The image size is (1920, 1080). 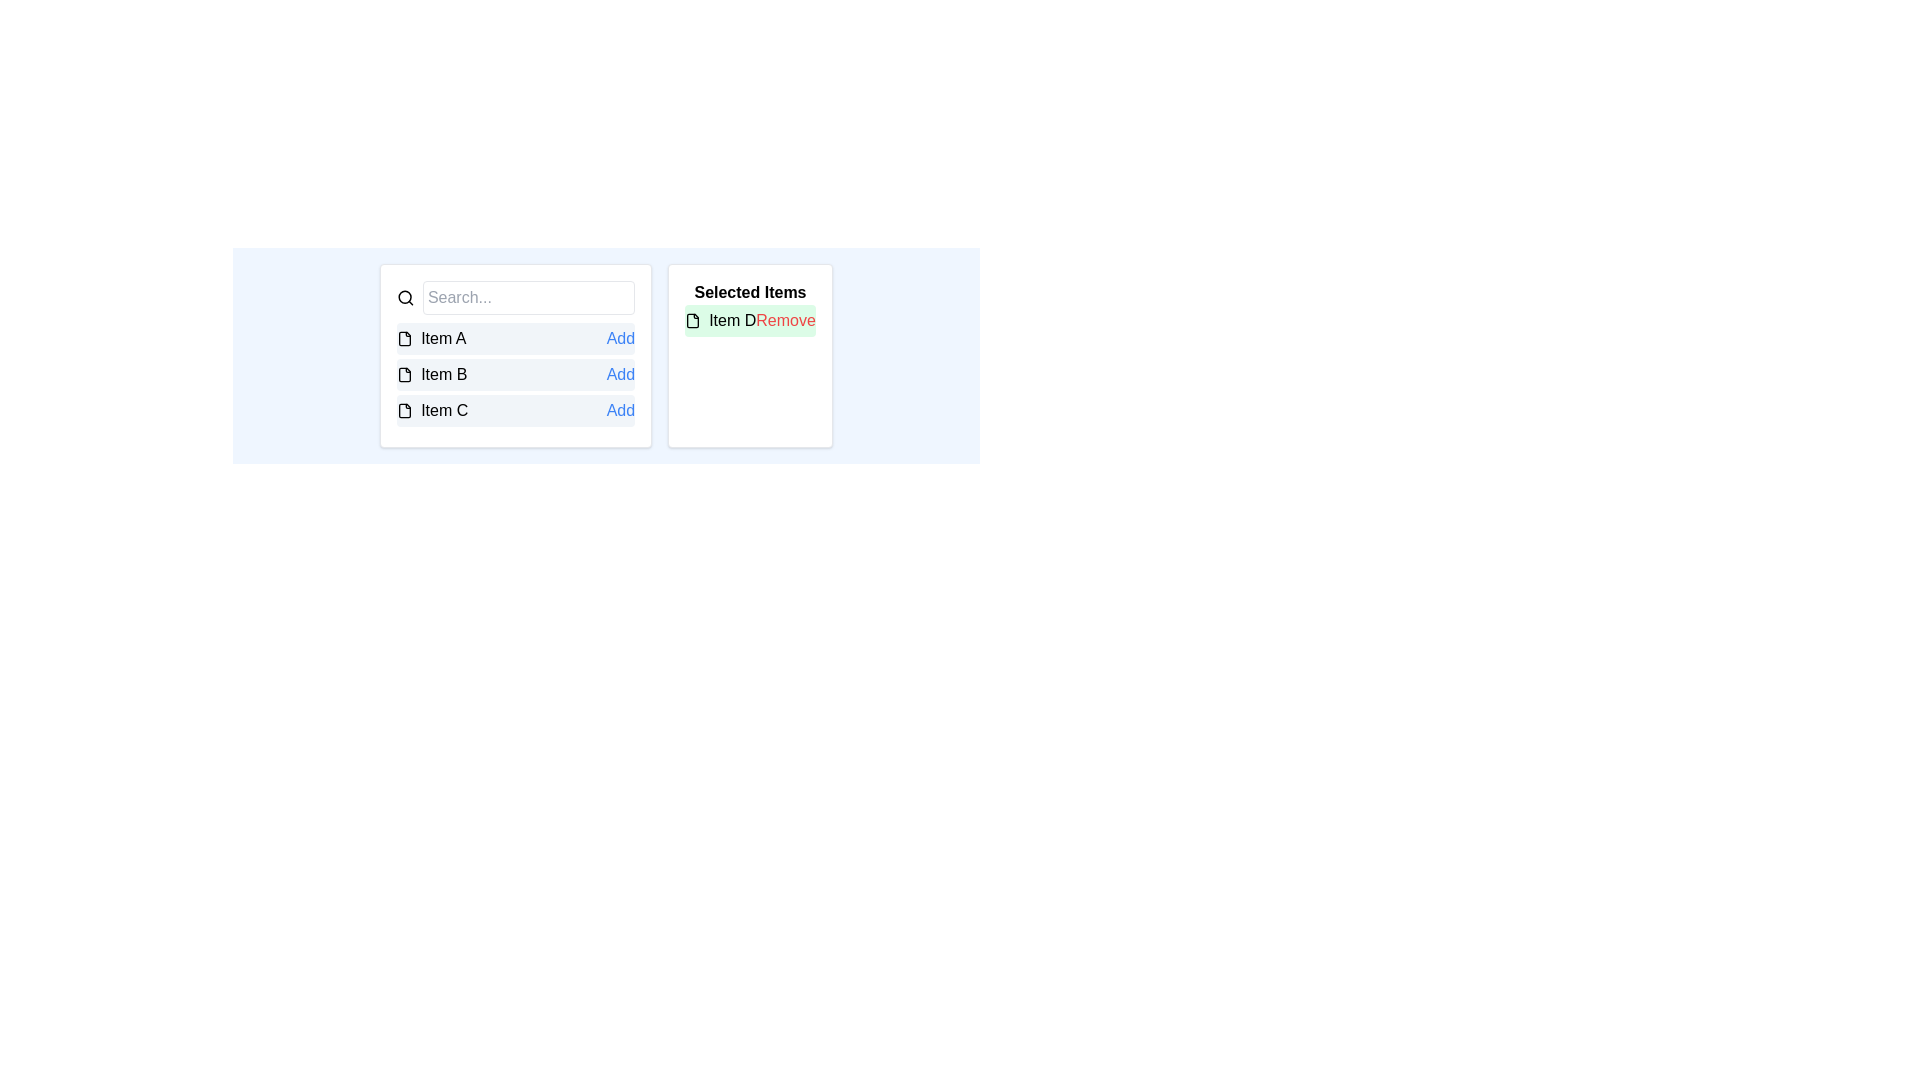 What do you see at coordinates (619, 374) in the screenshot?
I see `the 'Add' button associated with 'Item B'` at bounding box center [619, 374].